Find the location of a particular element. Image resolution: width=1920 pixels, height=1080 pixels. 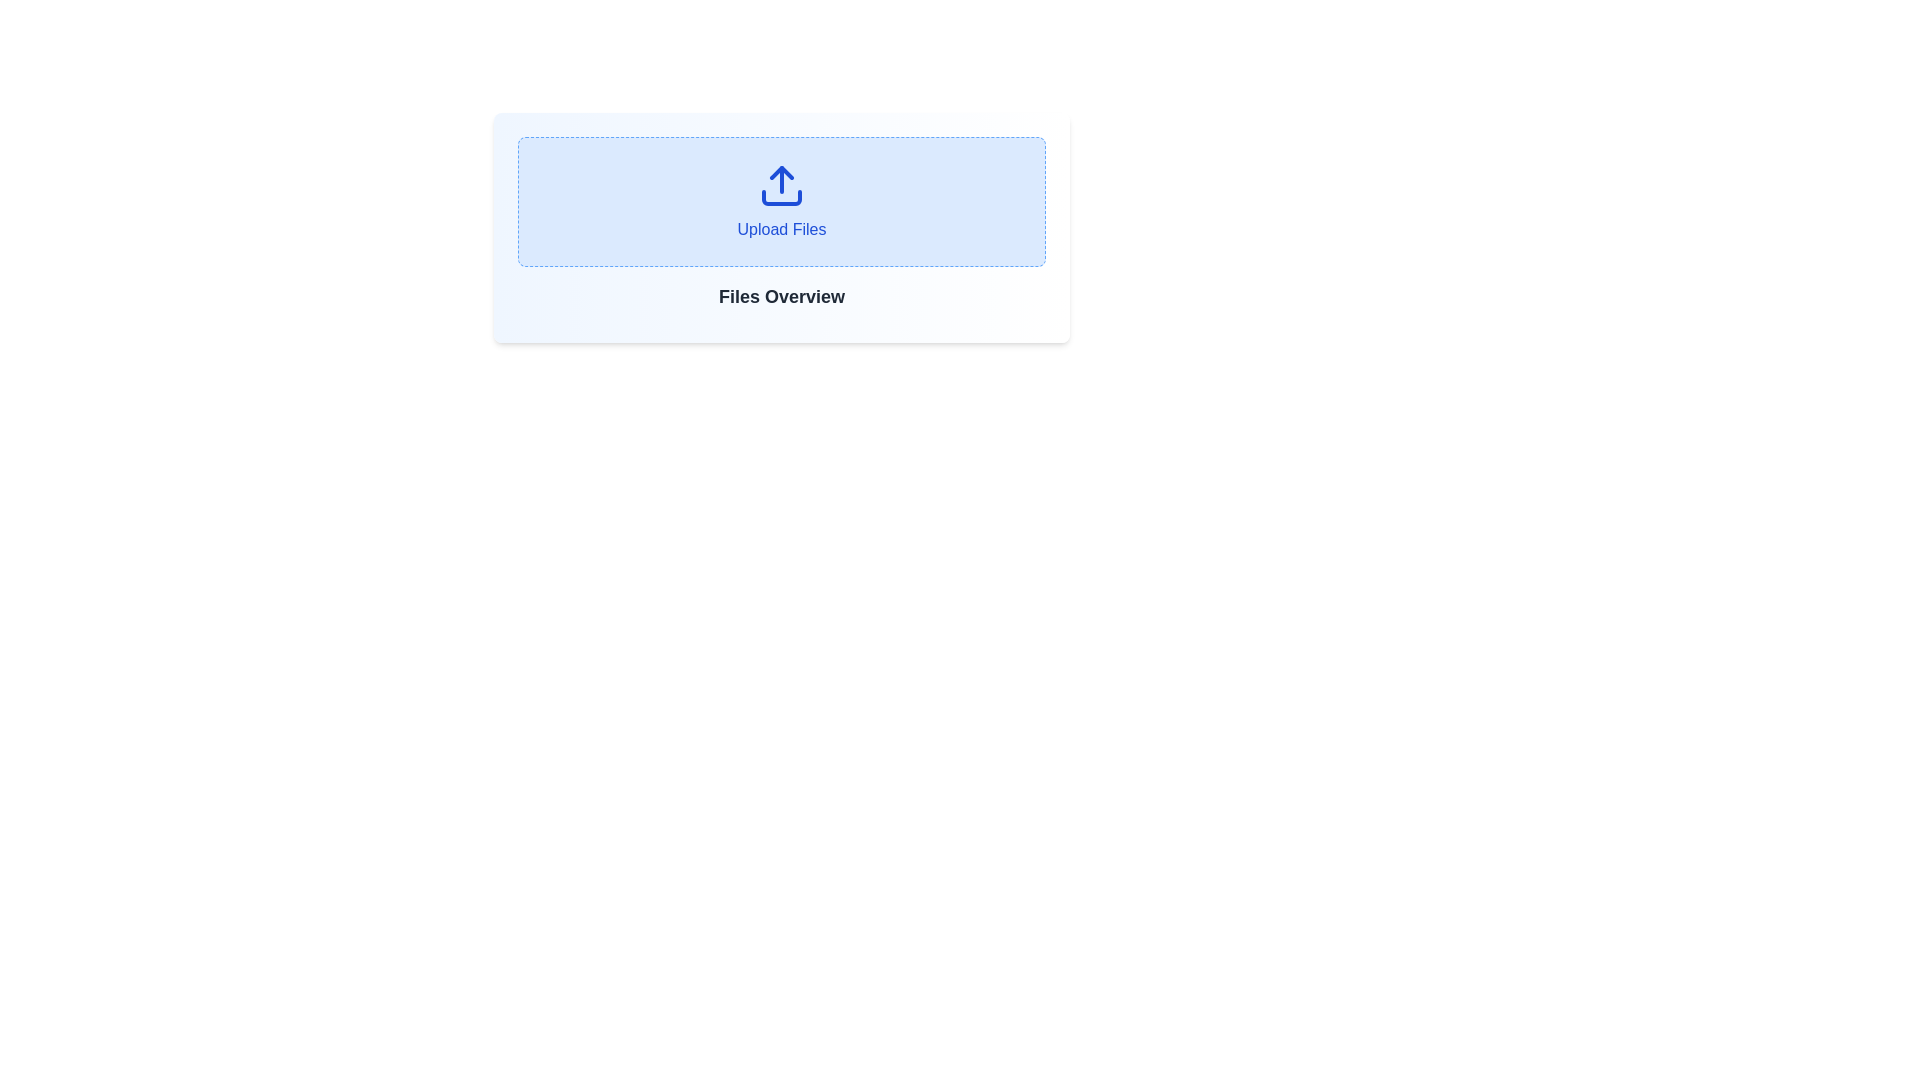

the horizontal arc-like shape that forms the base of the upload icon, which is part of the 'Upload Files' area is located at coordinates (781, 197).